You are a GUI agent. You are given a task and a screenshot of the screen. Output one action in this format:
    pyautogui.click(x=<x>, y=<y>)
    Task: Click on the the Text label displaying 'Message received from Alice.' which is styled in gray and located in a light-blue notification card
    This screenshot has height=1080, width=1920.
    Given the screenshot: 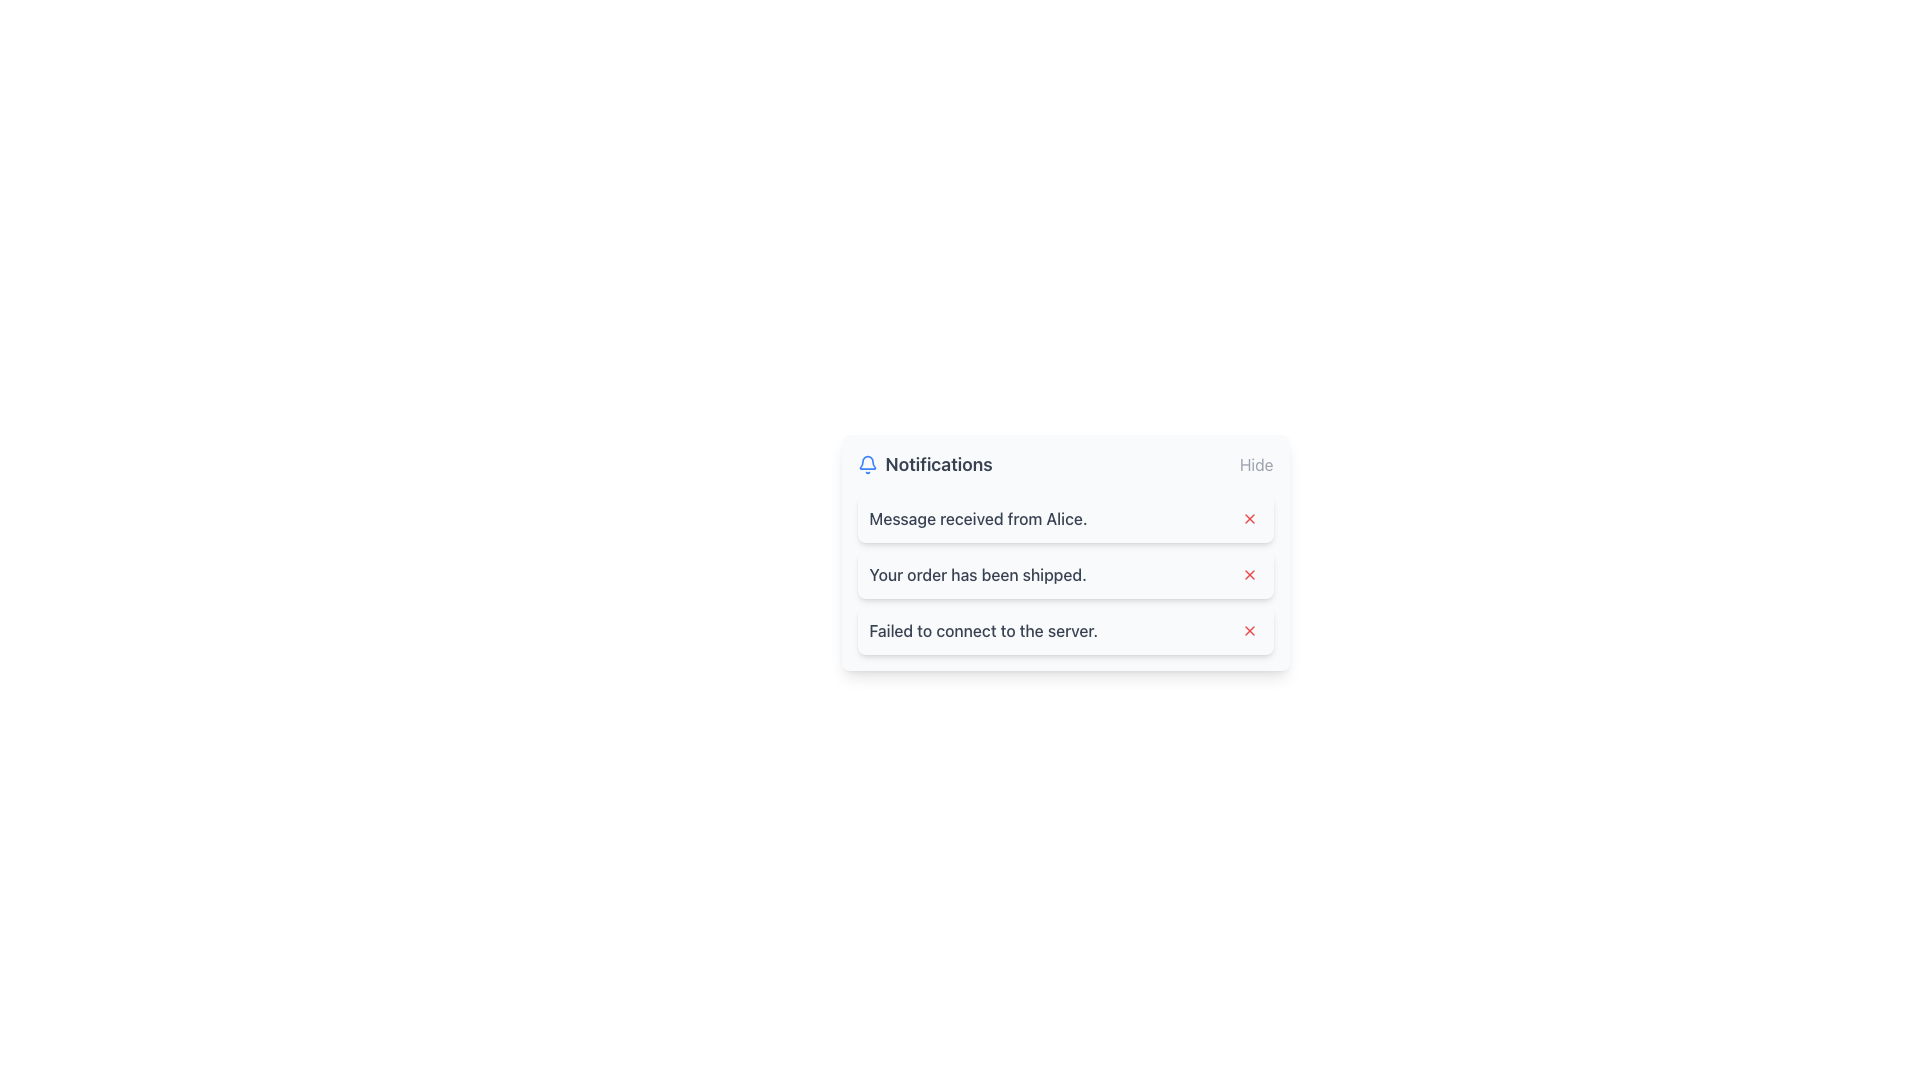 What is the action you would take?
    pyautogui.click(x=978, y=518)
    